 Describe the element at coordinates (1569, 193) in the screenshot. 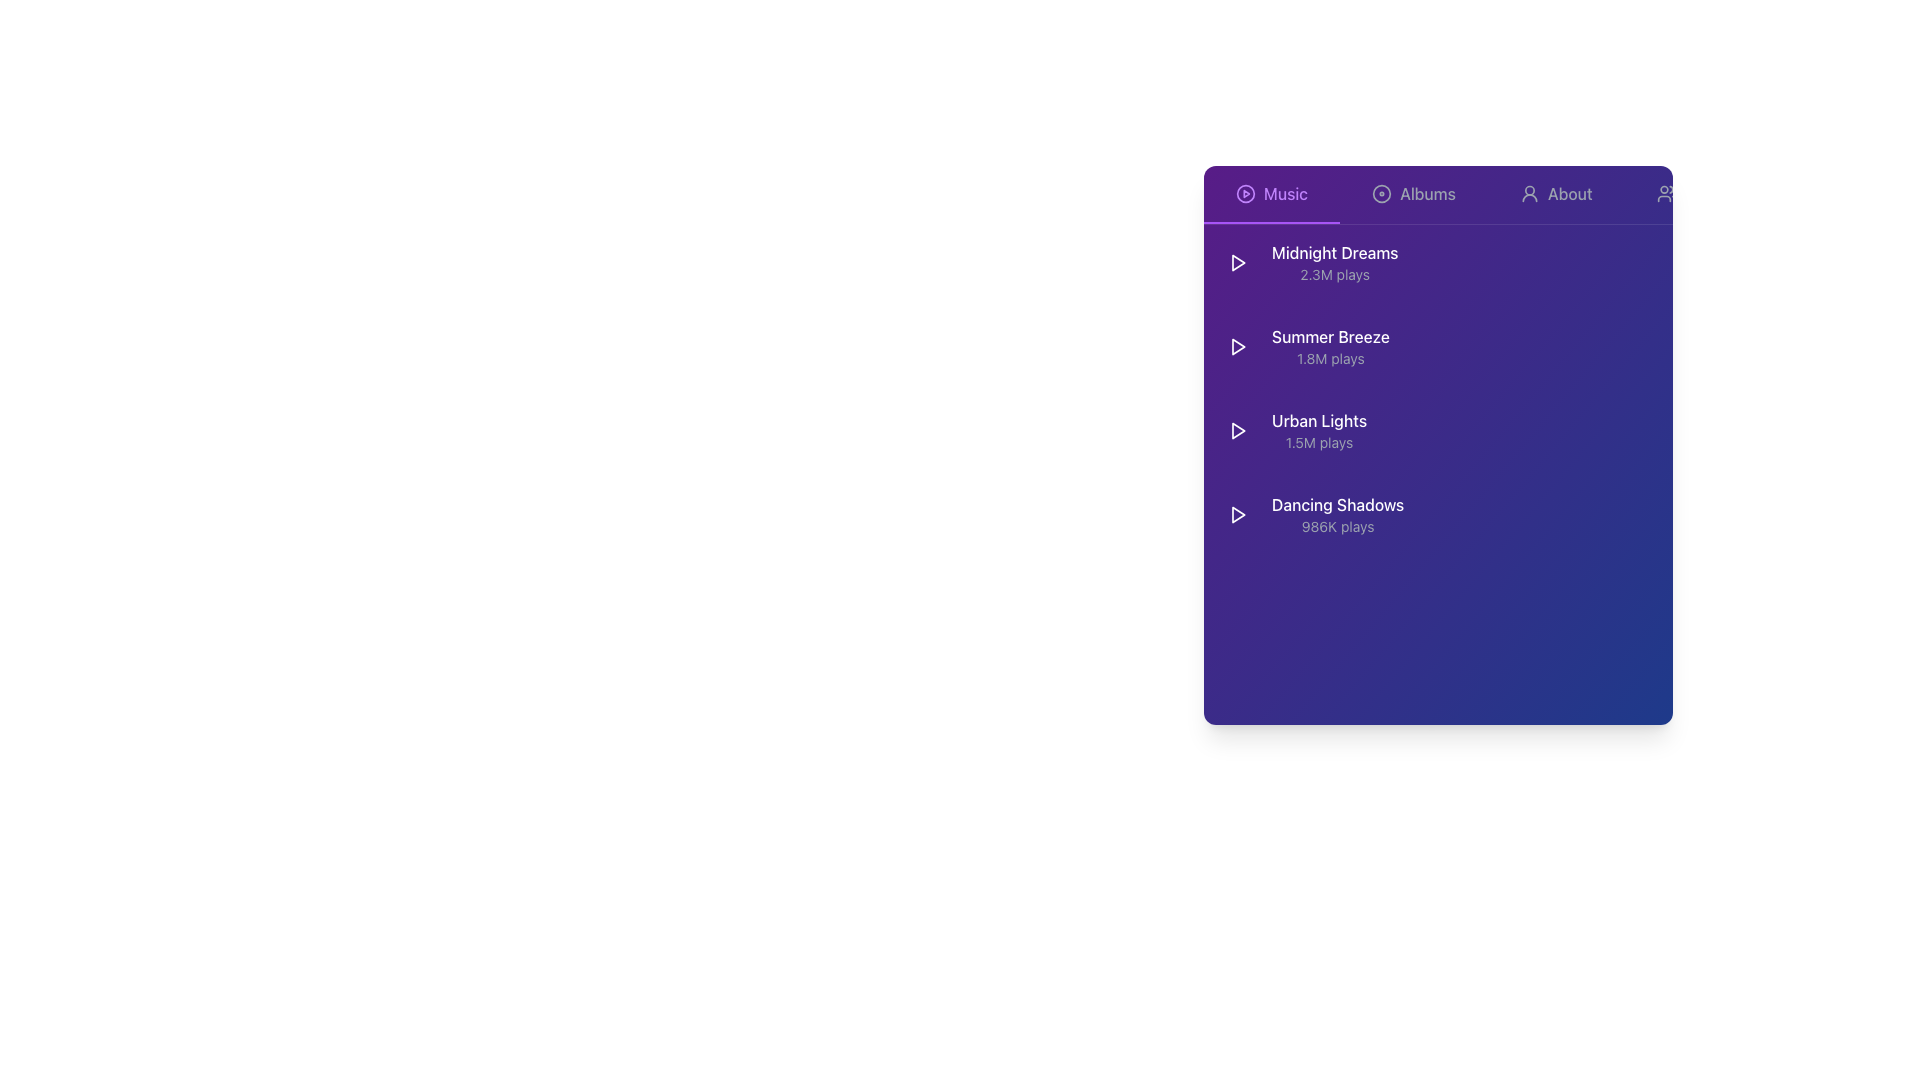

I see `the 'About' text label, which is the fourth clickable option in the horizontal navigation bar, located to the right of 'Music' and 'Albums'` at that location.